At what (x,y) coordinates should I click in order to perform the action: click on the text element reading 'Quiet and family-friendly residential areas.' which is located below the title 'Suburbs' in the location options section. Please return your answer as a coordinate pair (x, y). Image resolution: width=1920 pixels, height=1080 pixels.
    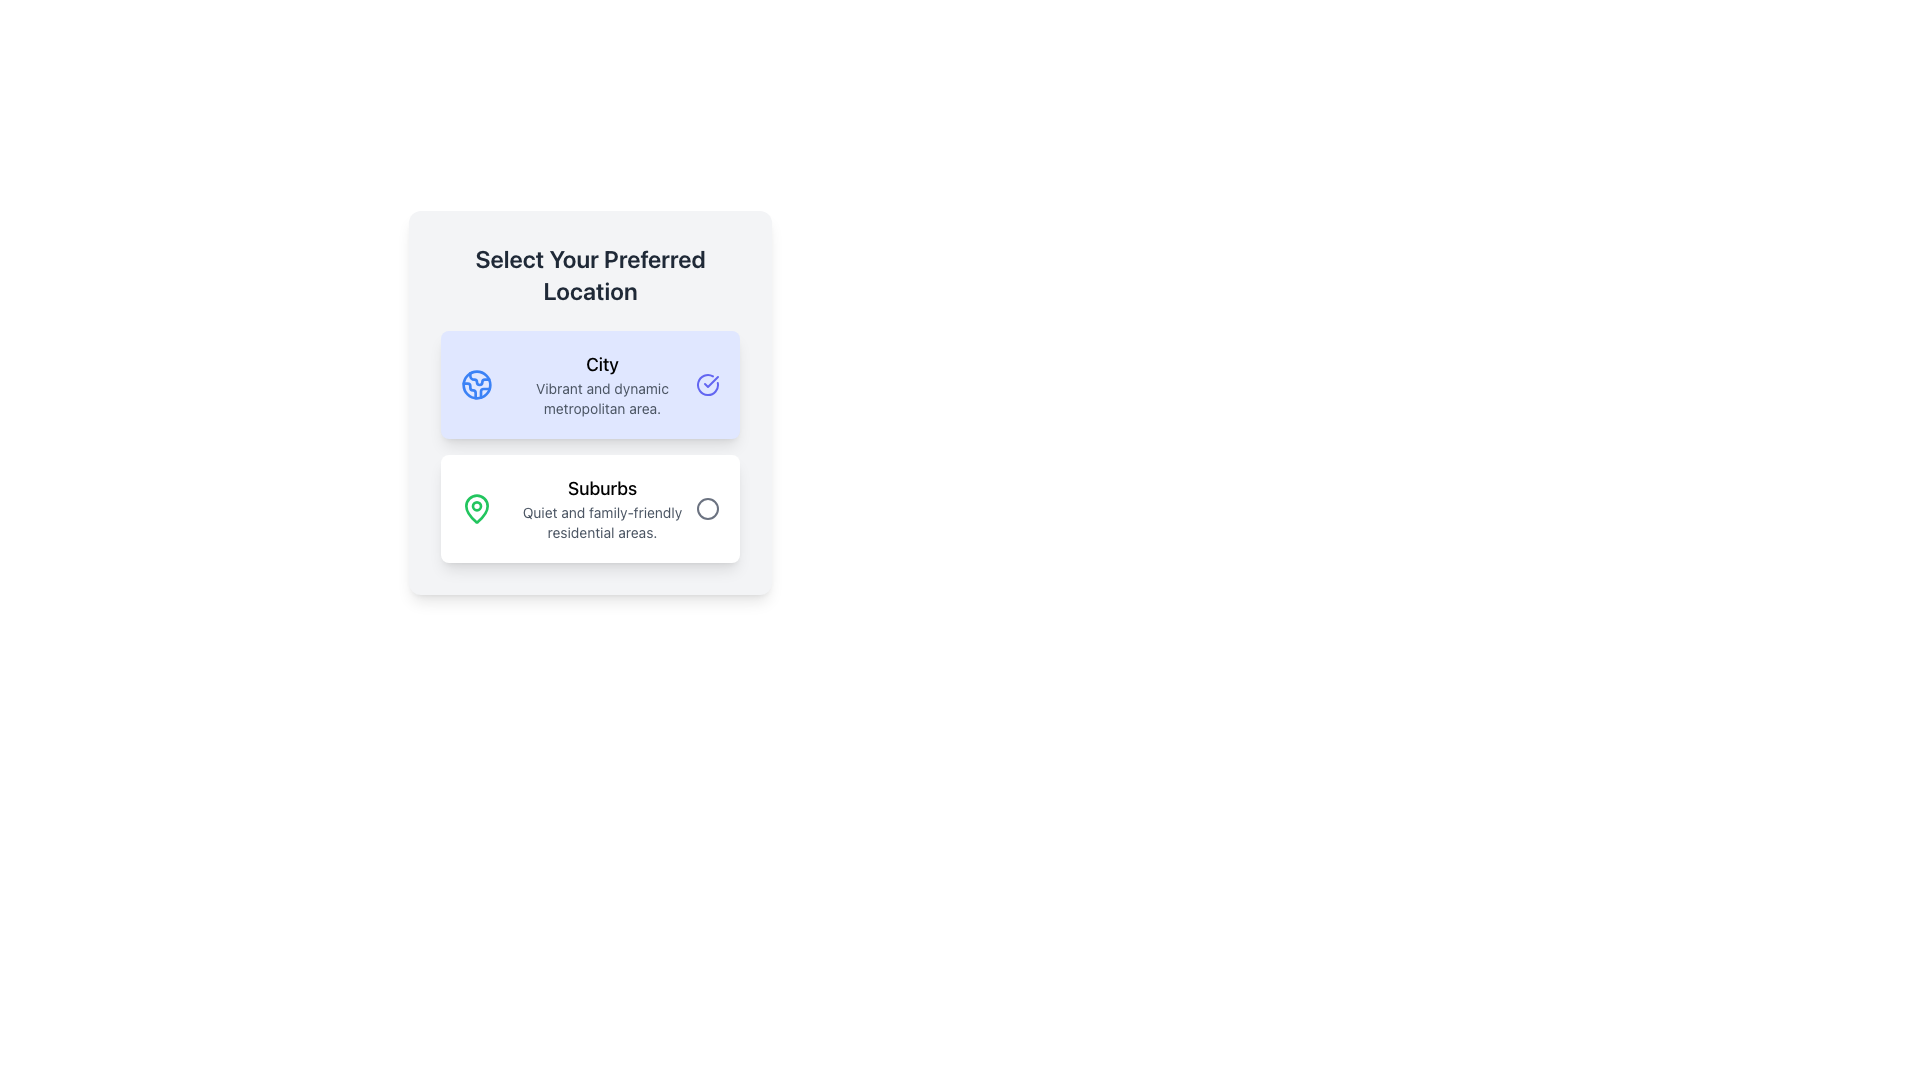
    Looking at the image, I should click on (601, 522).